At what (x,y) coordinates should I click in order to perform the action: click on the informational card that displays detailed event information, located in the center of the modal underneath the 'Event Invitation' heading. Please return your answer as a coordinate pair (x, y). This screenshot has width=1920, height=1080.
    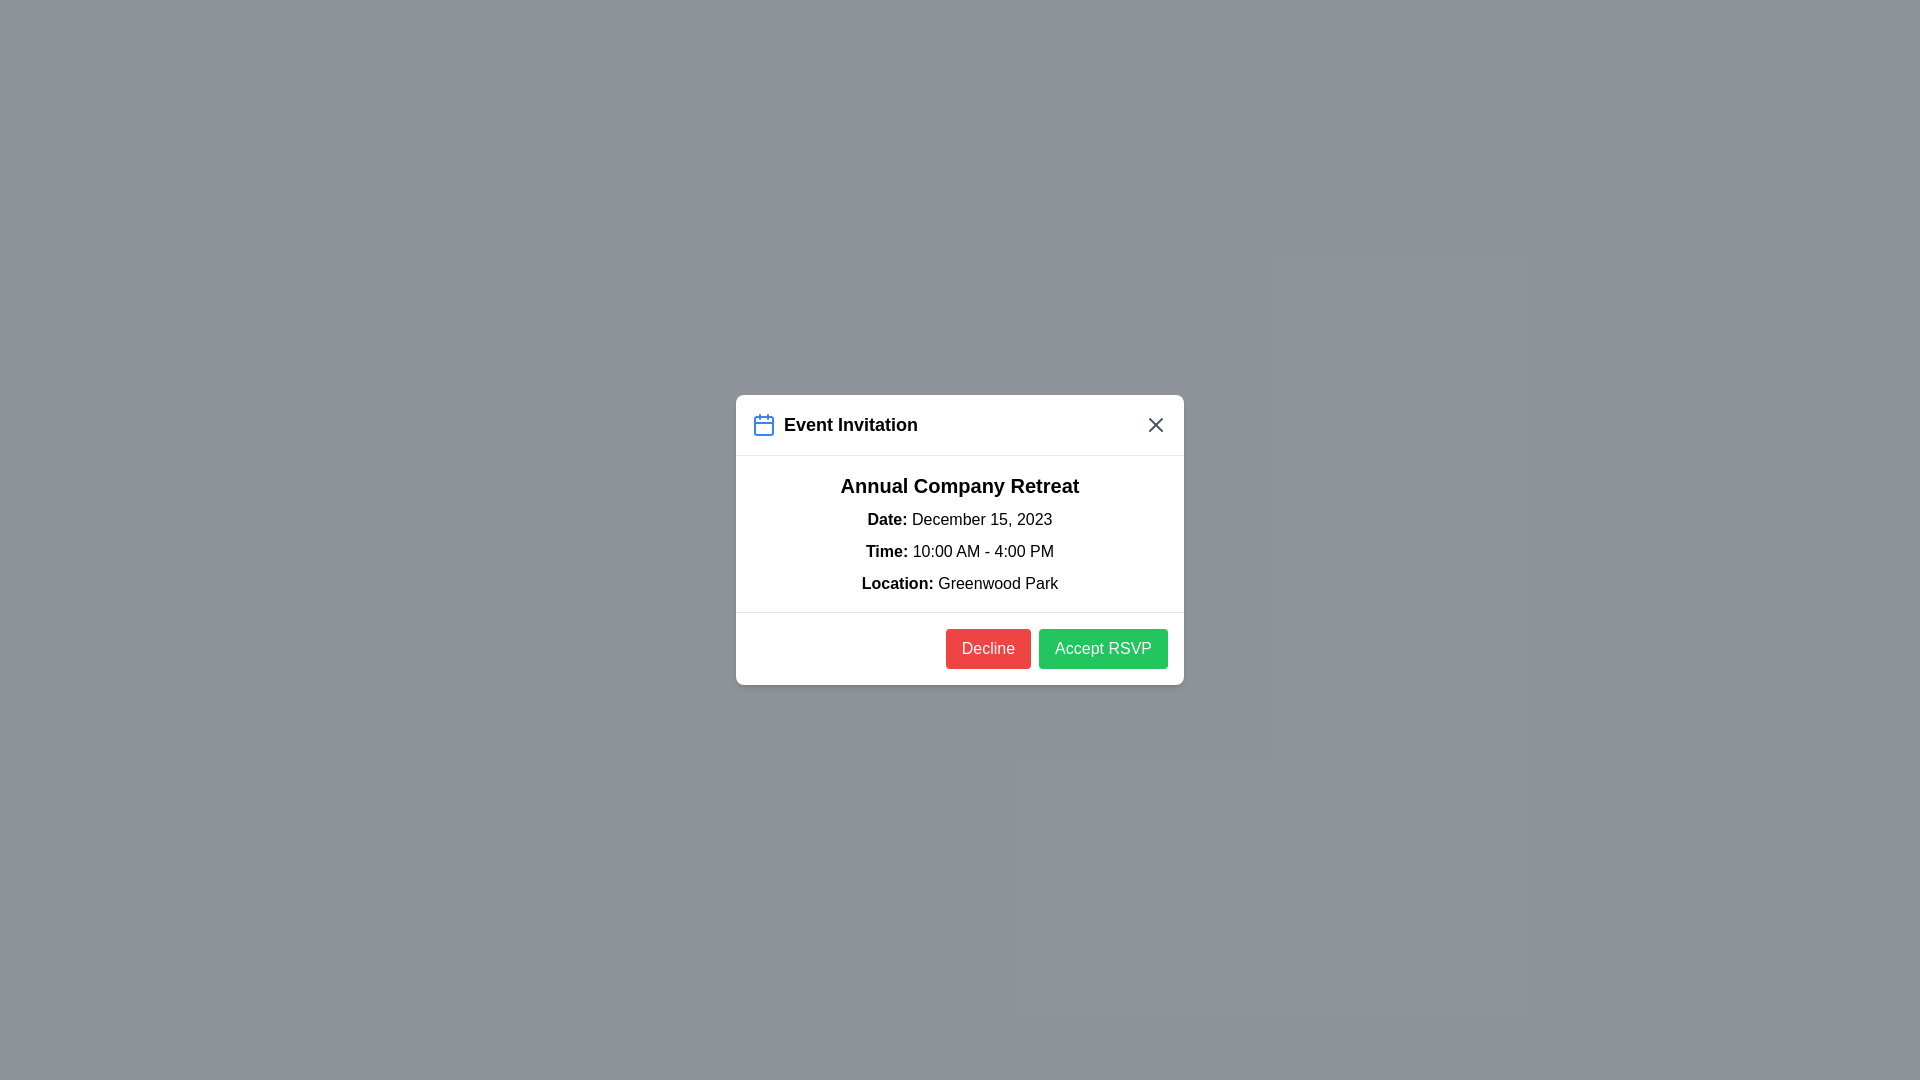
    Looking at the image, I should click on (960, 532).